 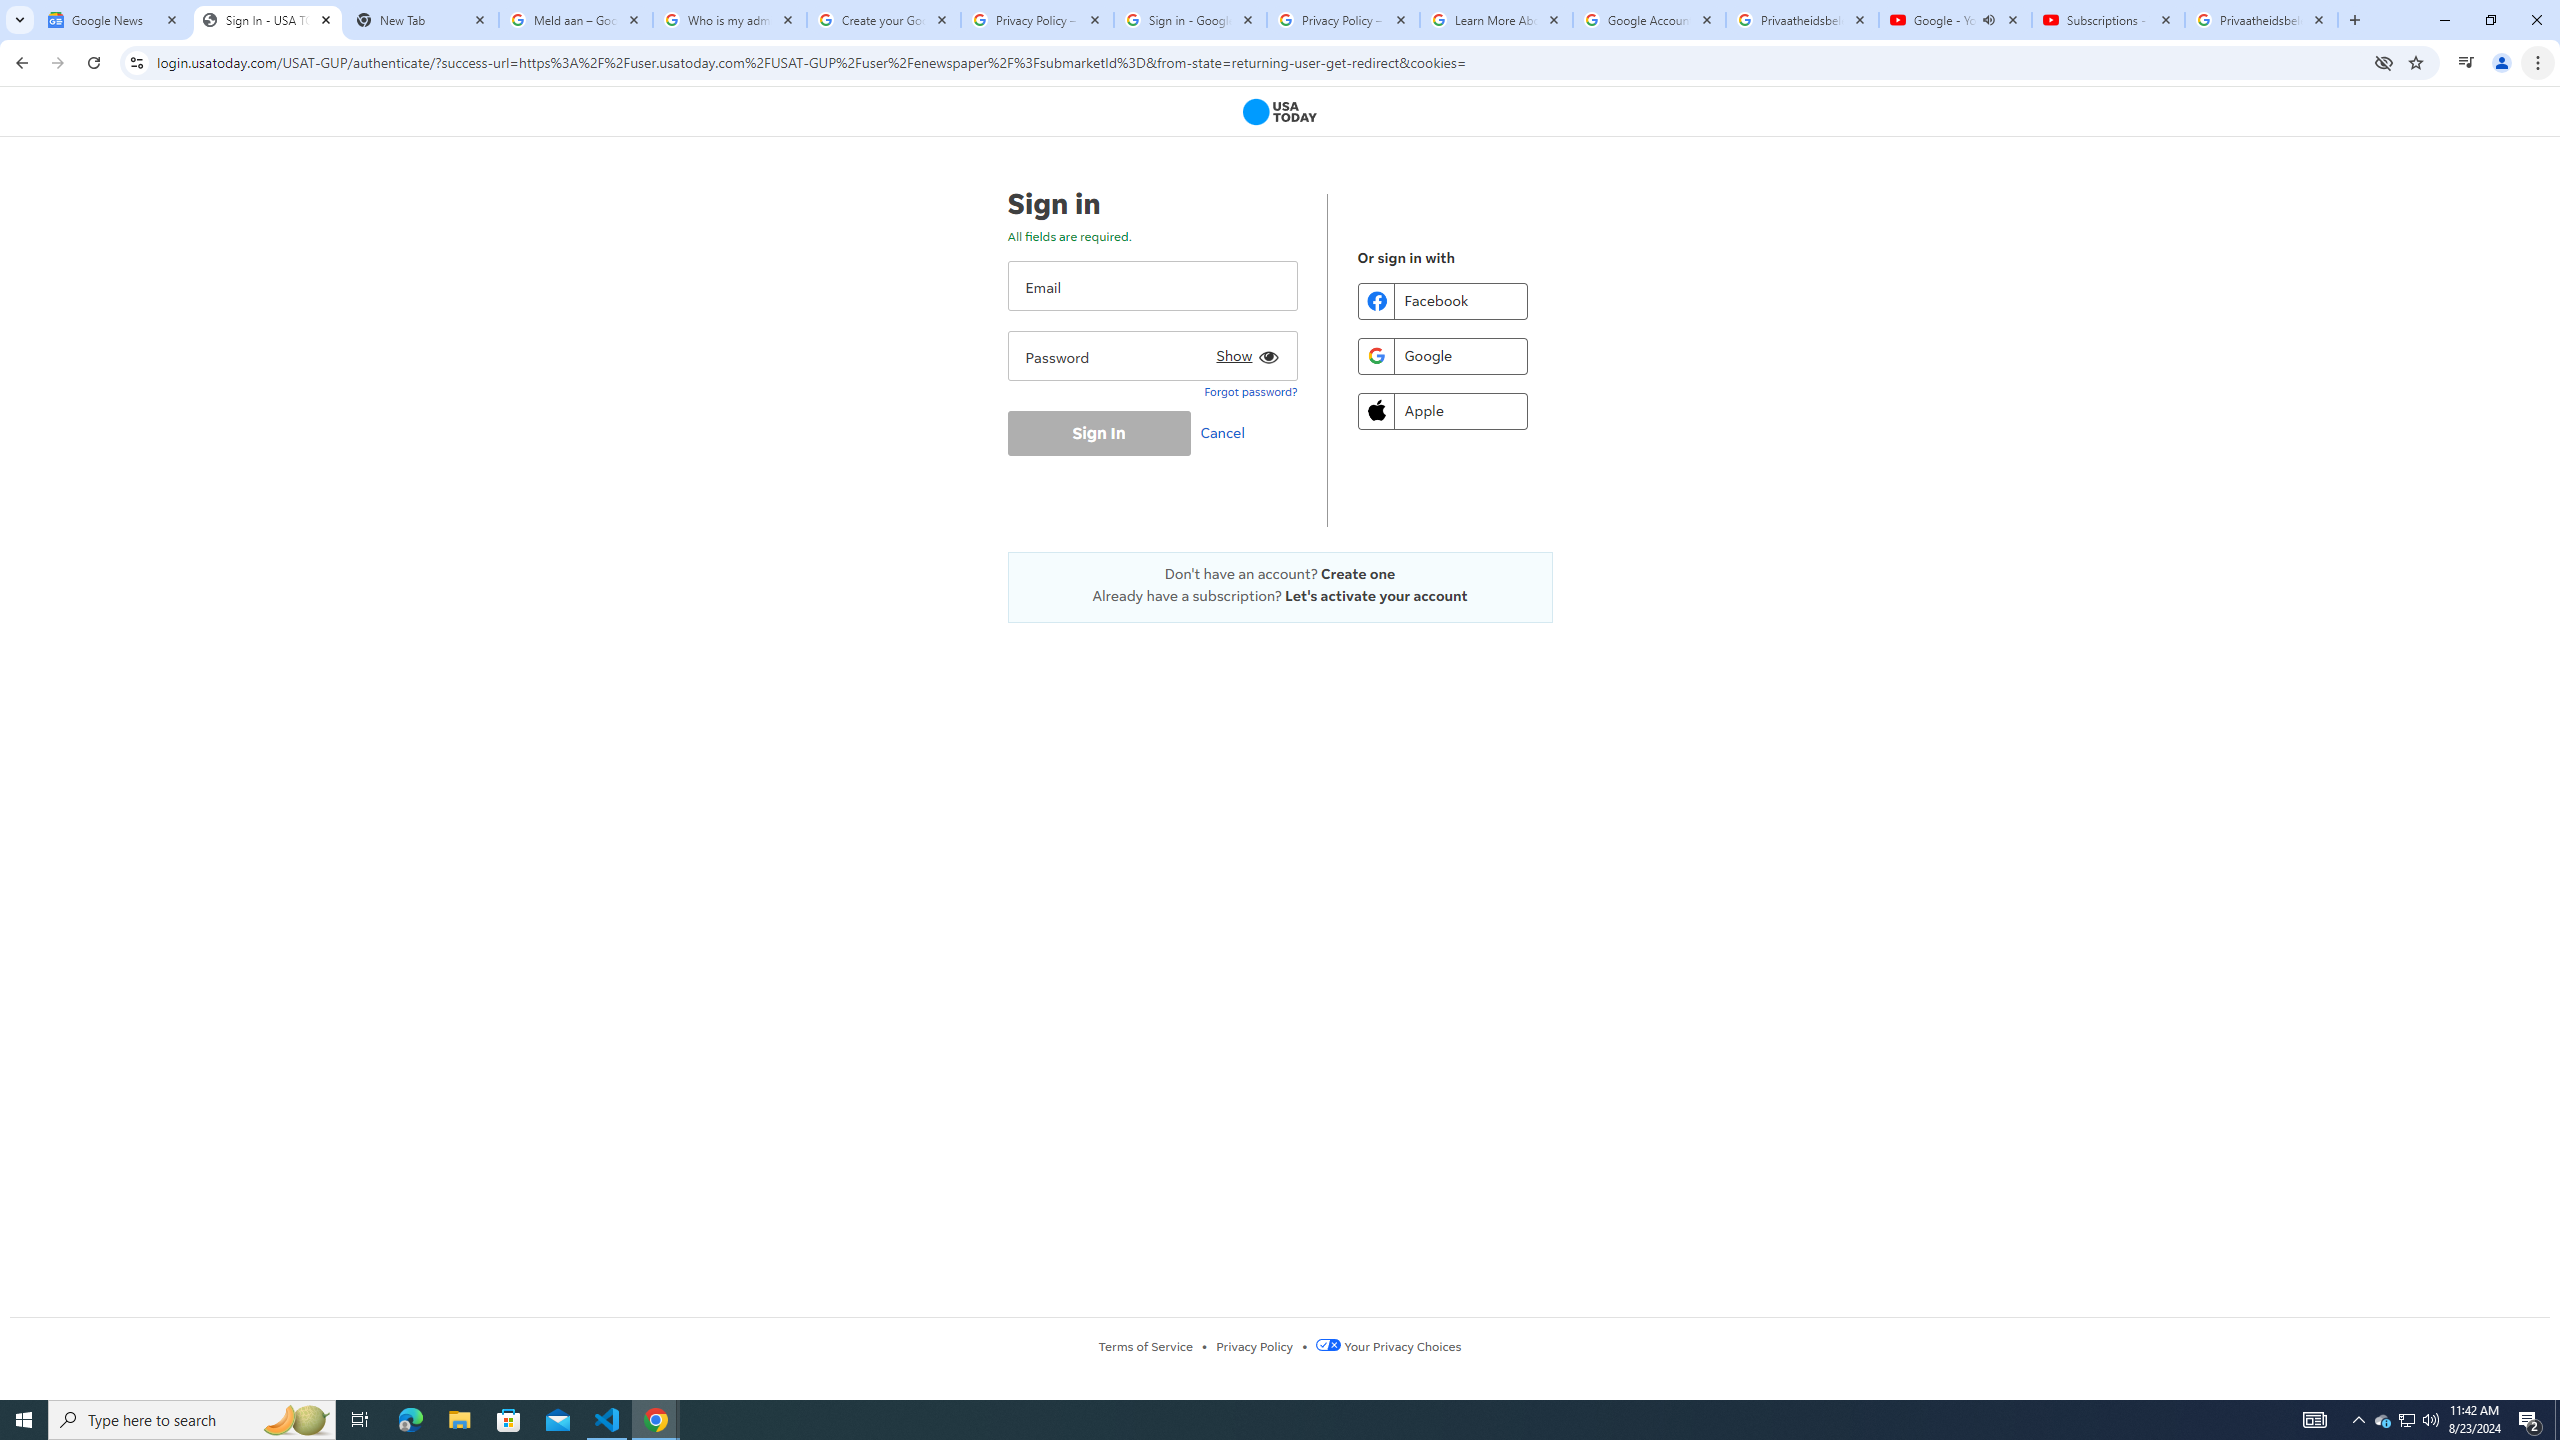 What do you see at coordinates (1387, 1345) in the screenshot?
I see `' Your Privacy Choices'` at bounding box center [1387, 1345].